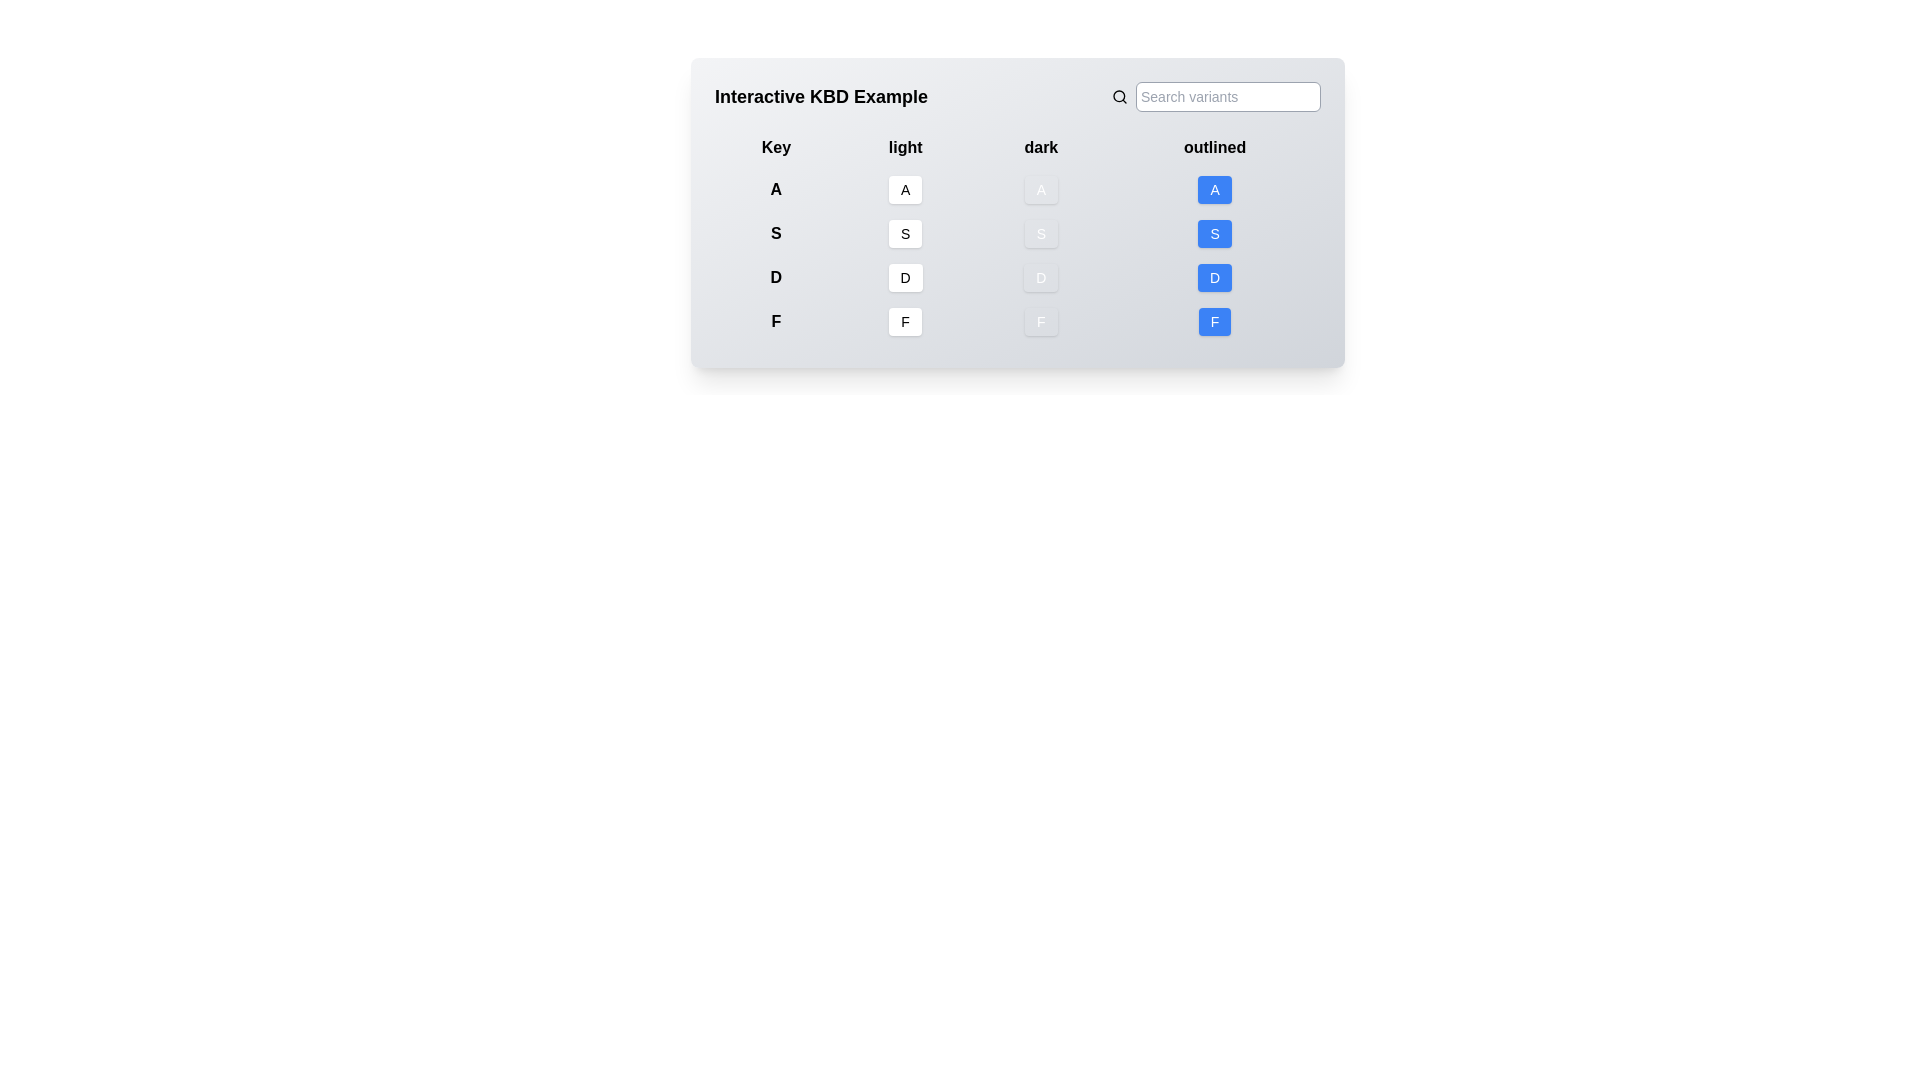 This screenshot has height=1080, width=1920. I want to click on the 'S' button in the second row, third column of the interactive grid, which is part of a keyboard simulation with a gradient background, so click(1017, 234).